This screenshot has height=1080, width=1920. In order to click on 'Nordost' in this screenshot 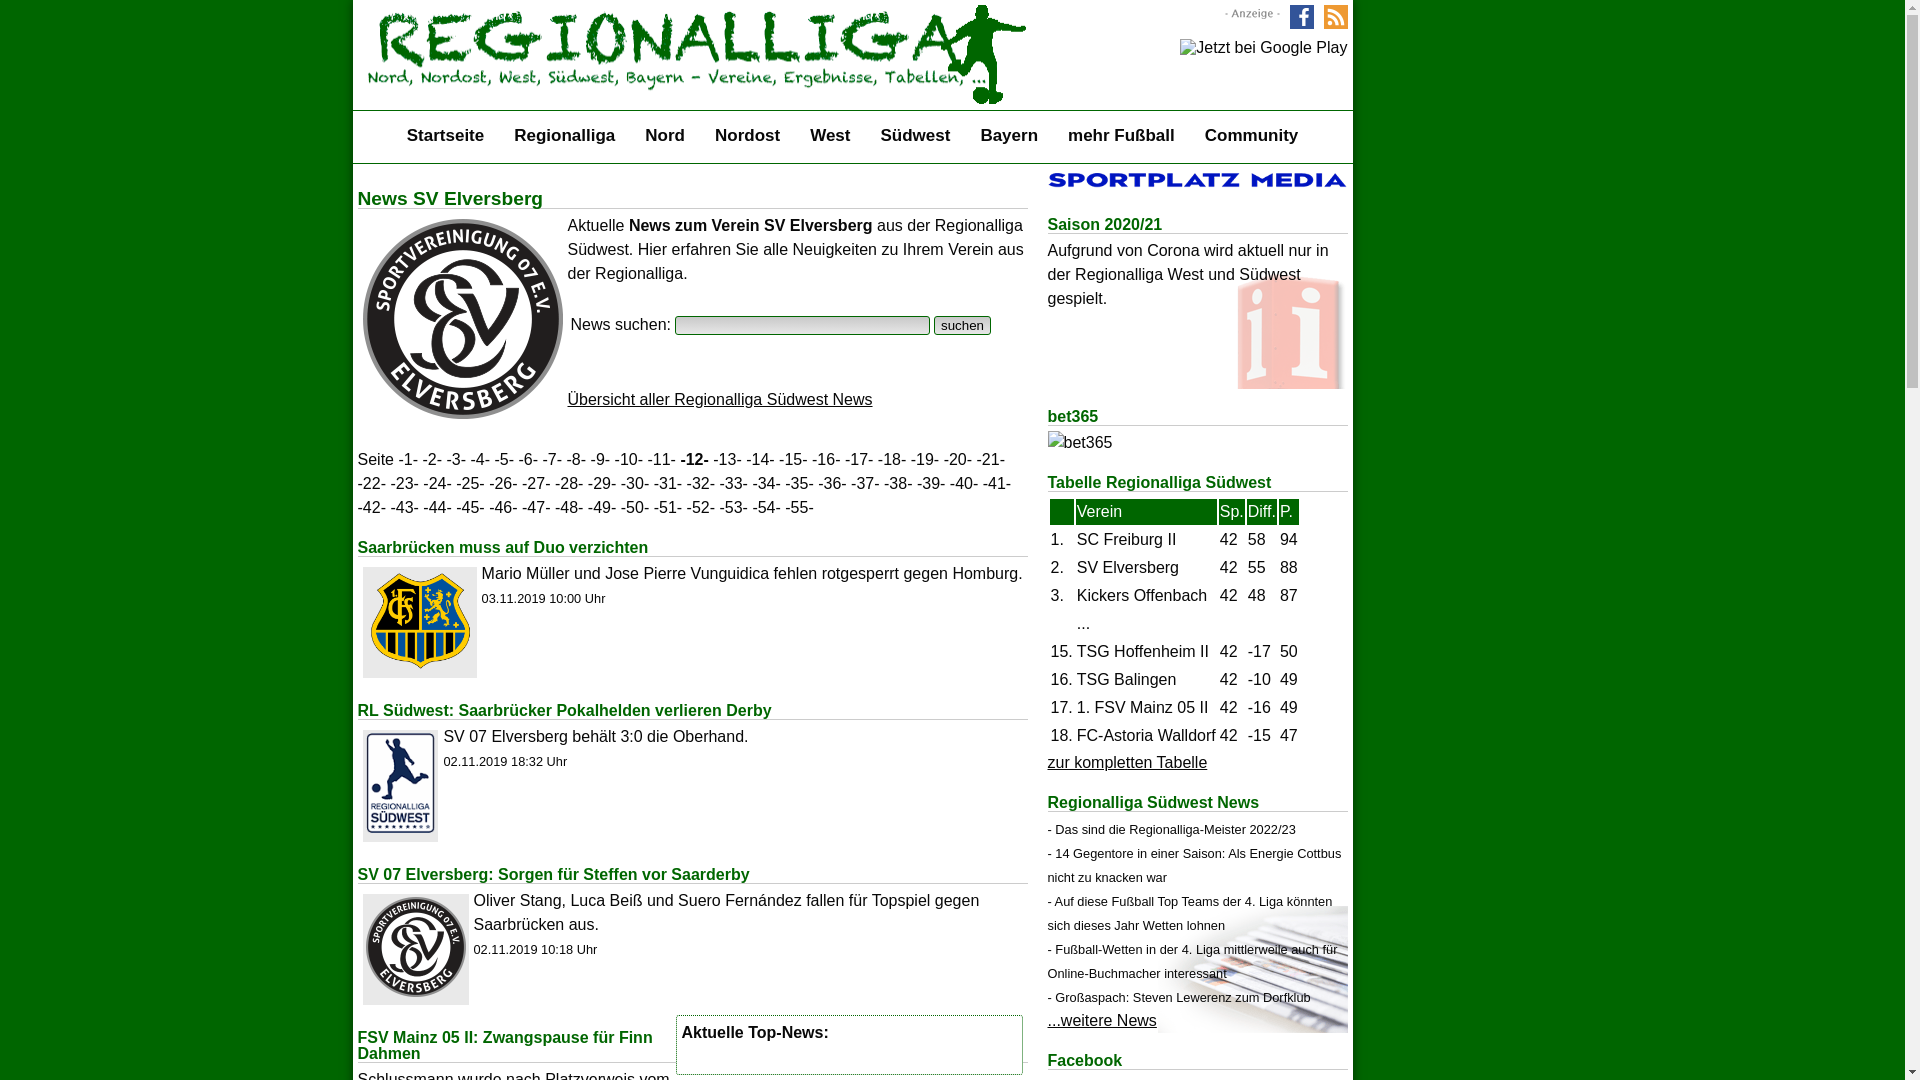, I will do `click(746, 135)`.